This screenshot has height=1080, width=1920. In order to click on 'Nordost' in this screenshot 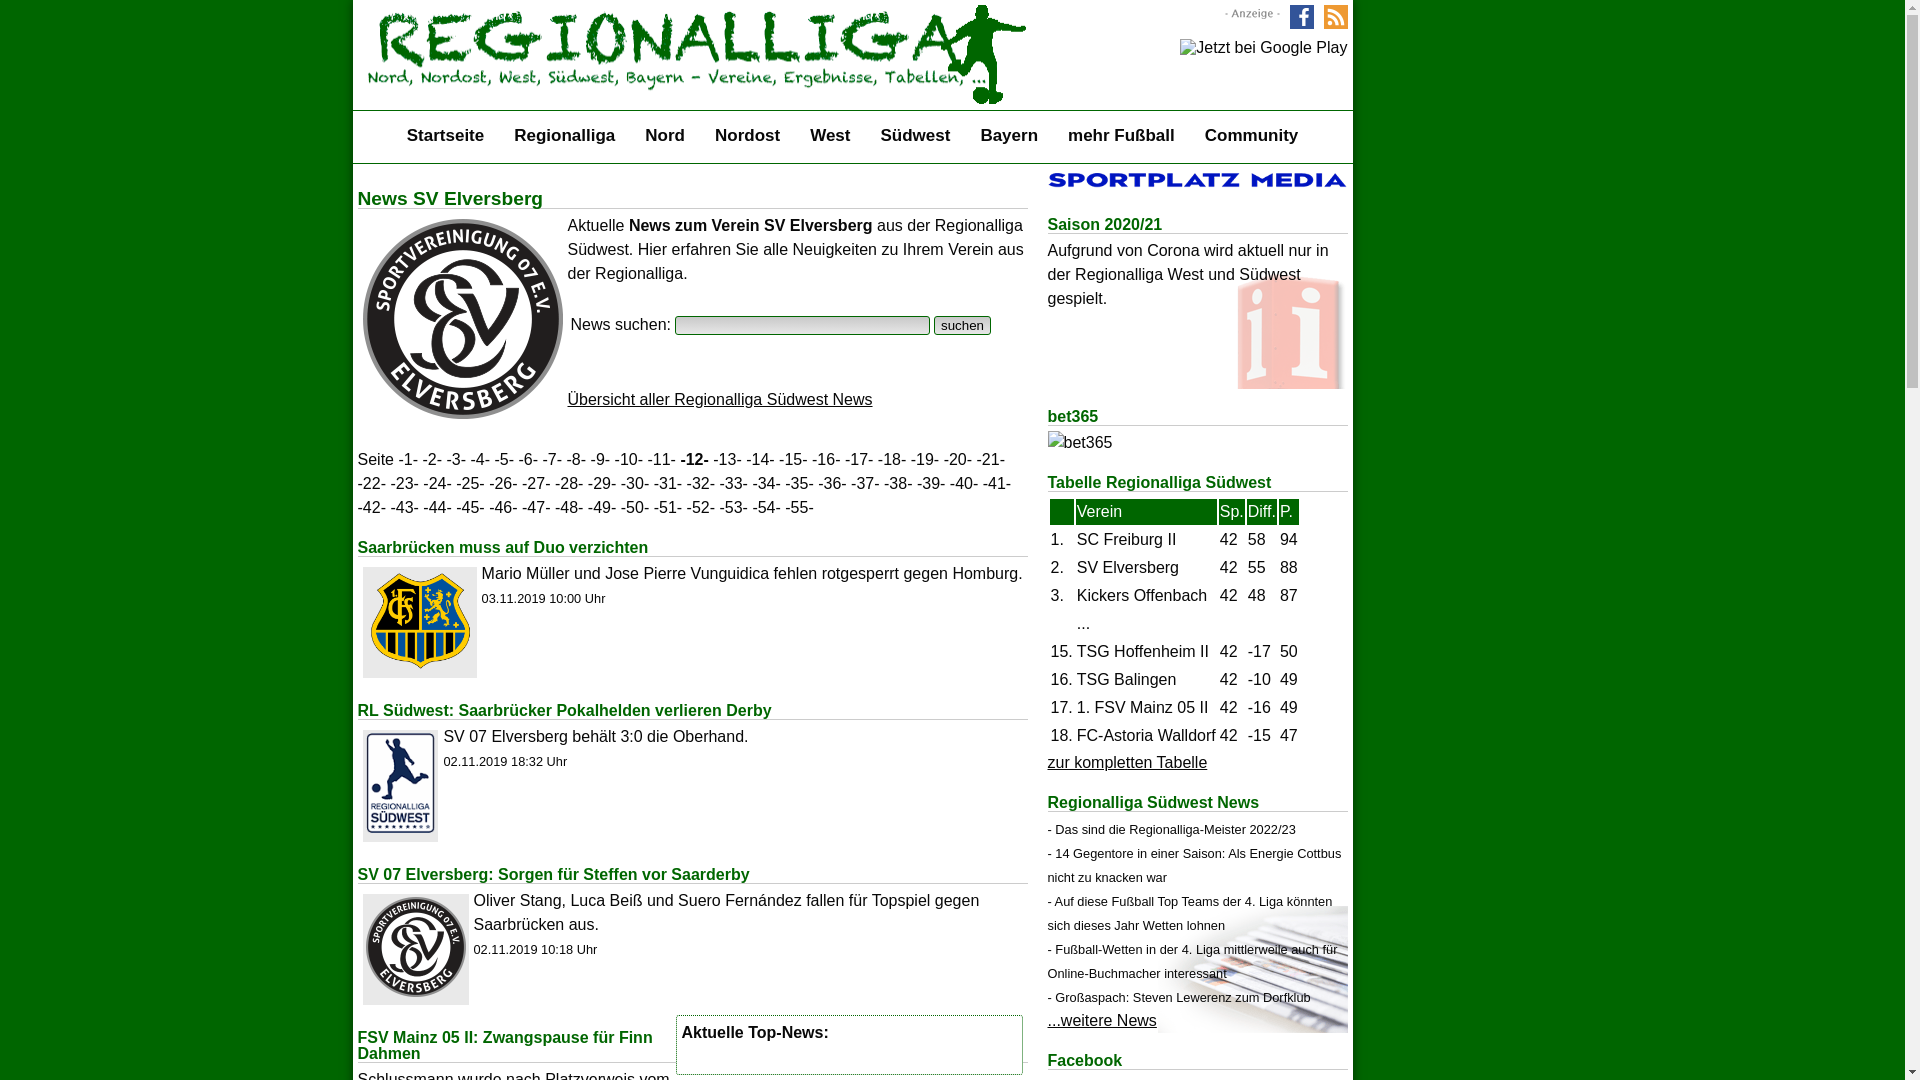, I will do `click(746, 135)`.